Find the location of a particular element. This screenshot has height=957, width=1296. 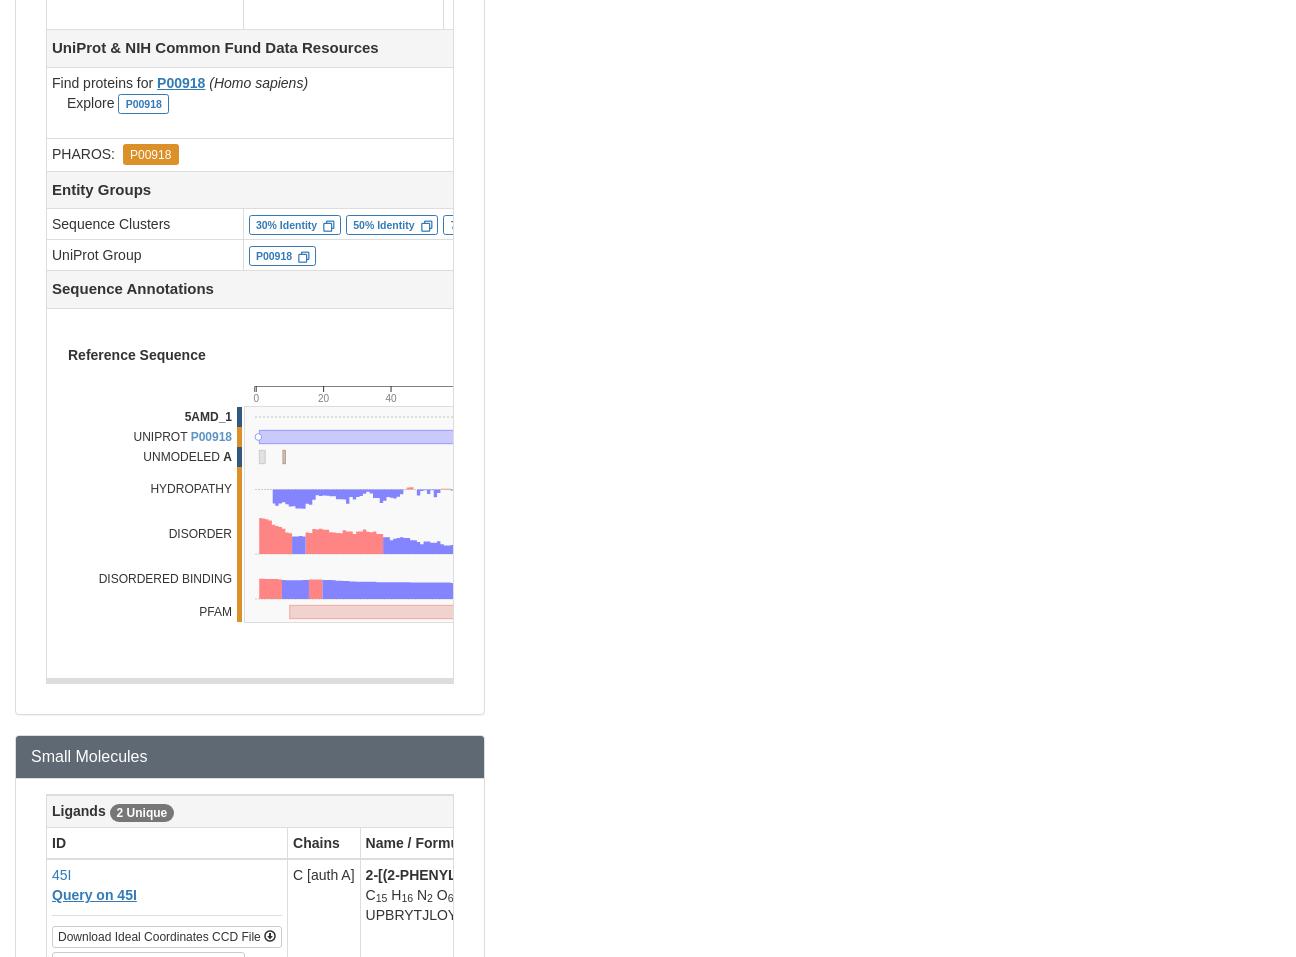

'Sequence Clusters' is located at coordinates (110, 223).